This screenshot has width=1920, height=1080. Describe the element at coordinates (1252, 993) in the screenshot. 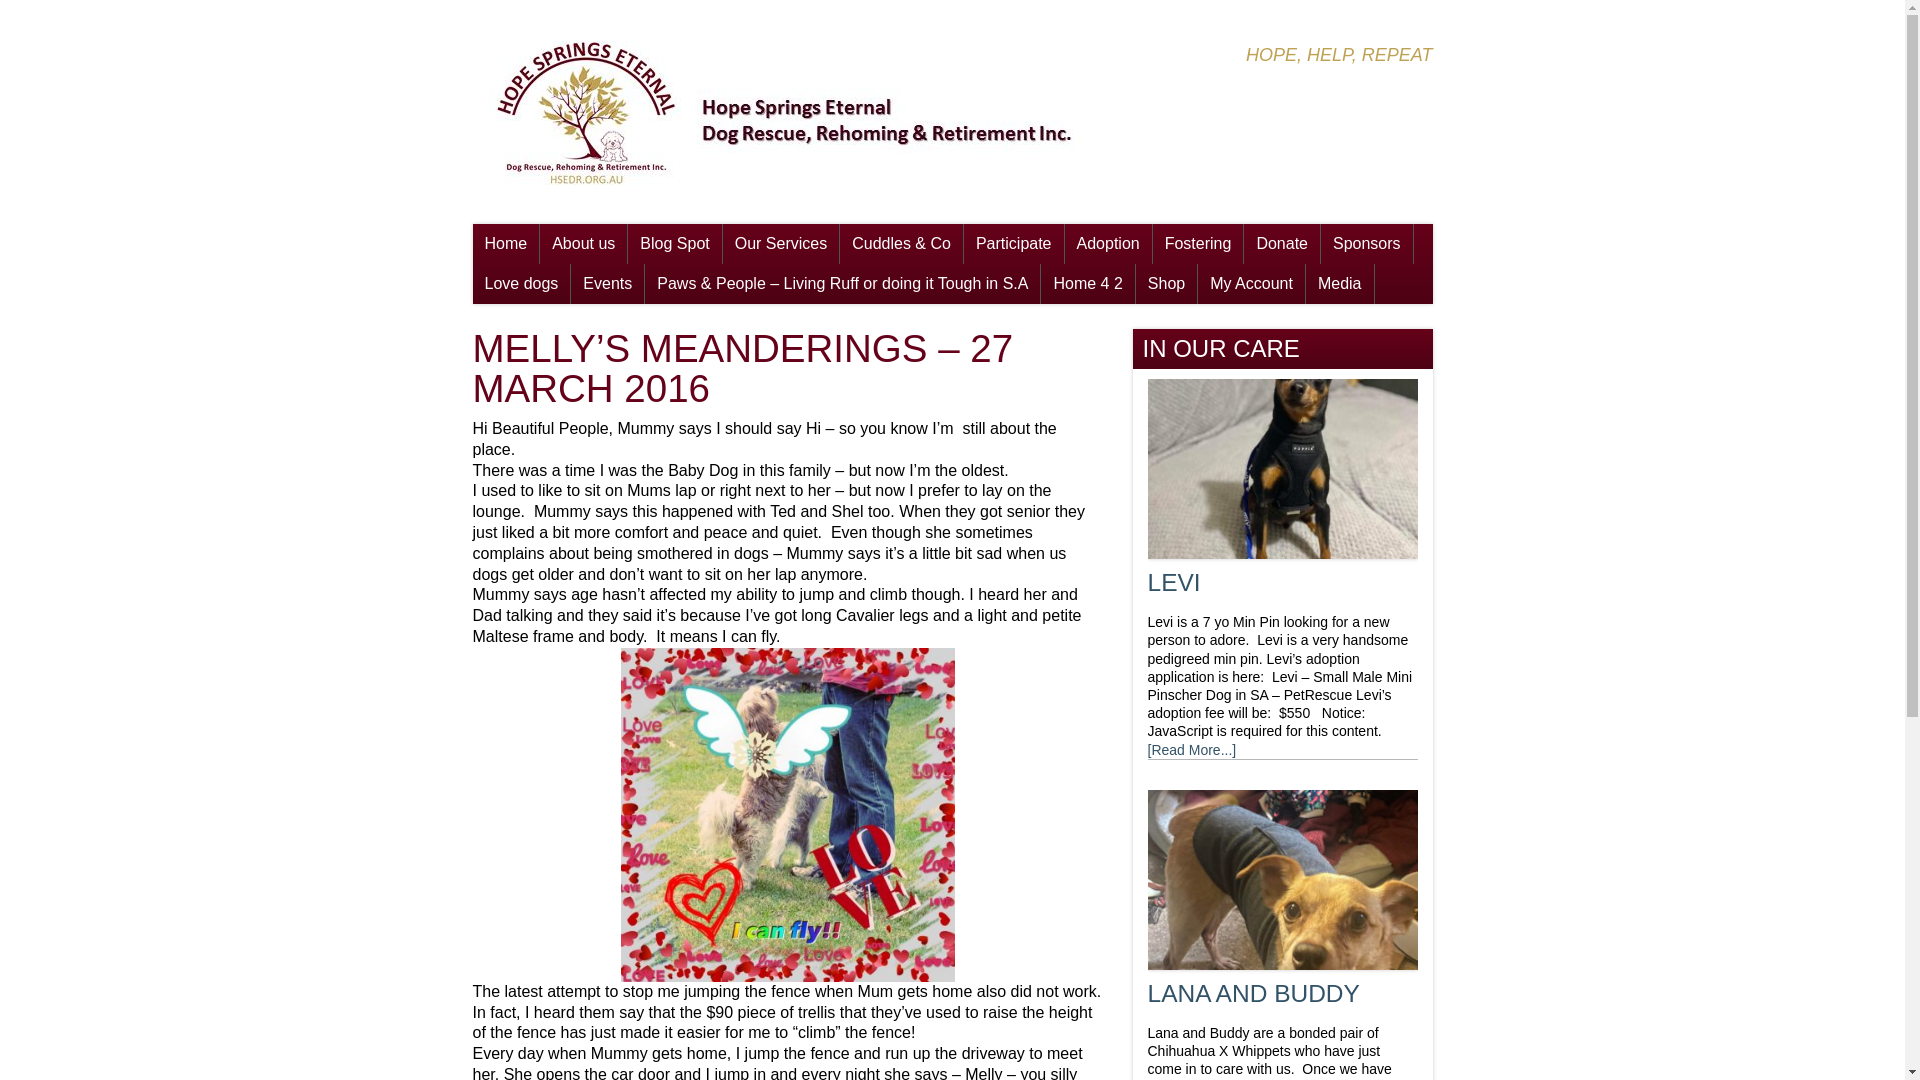

I see `'LANA AND BUDDY'` at that location.